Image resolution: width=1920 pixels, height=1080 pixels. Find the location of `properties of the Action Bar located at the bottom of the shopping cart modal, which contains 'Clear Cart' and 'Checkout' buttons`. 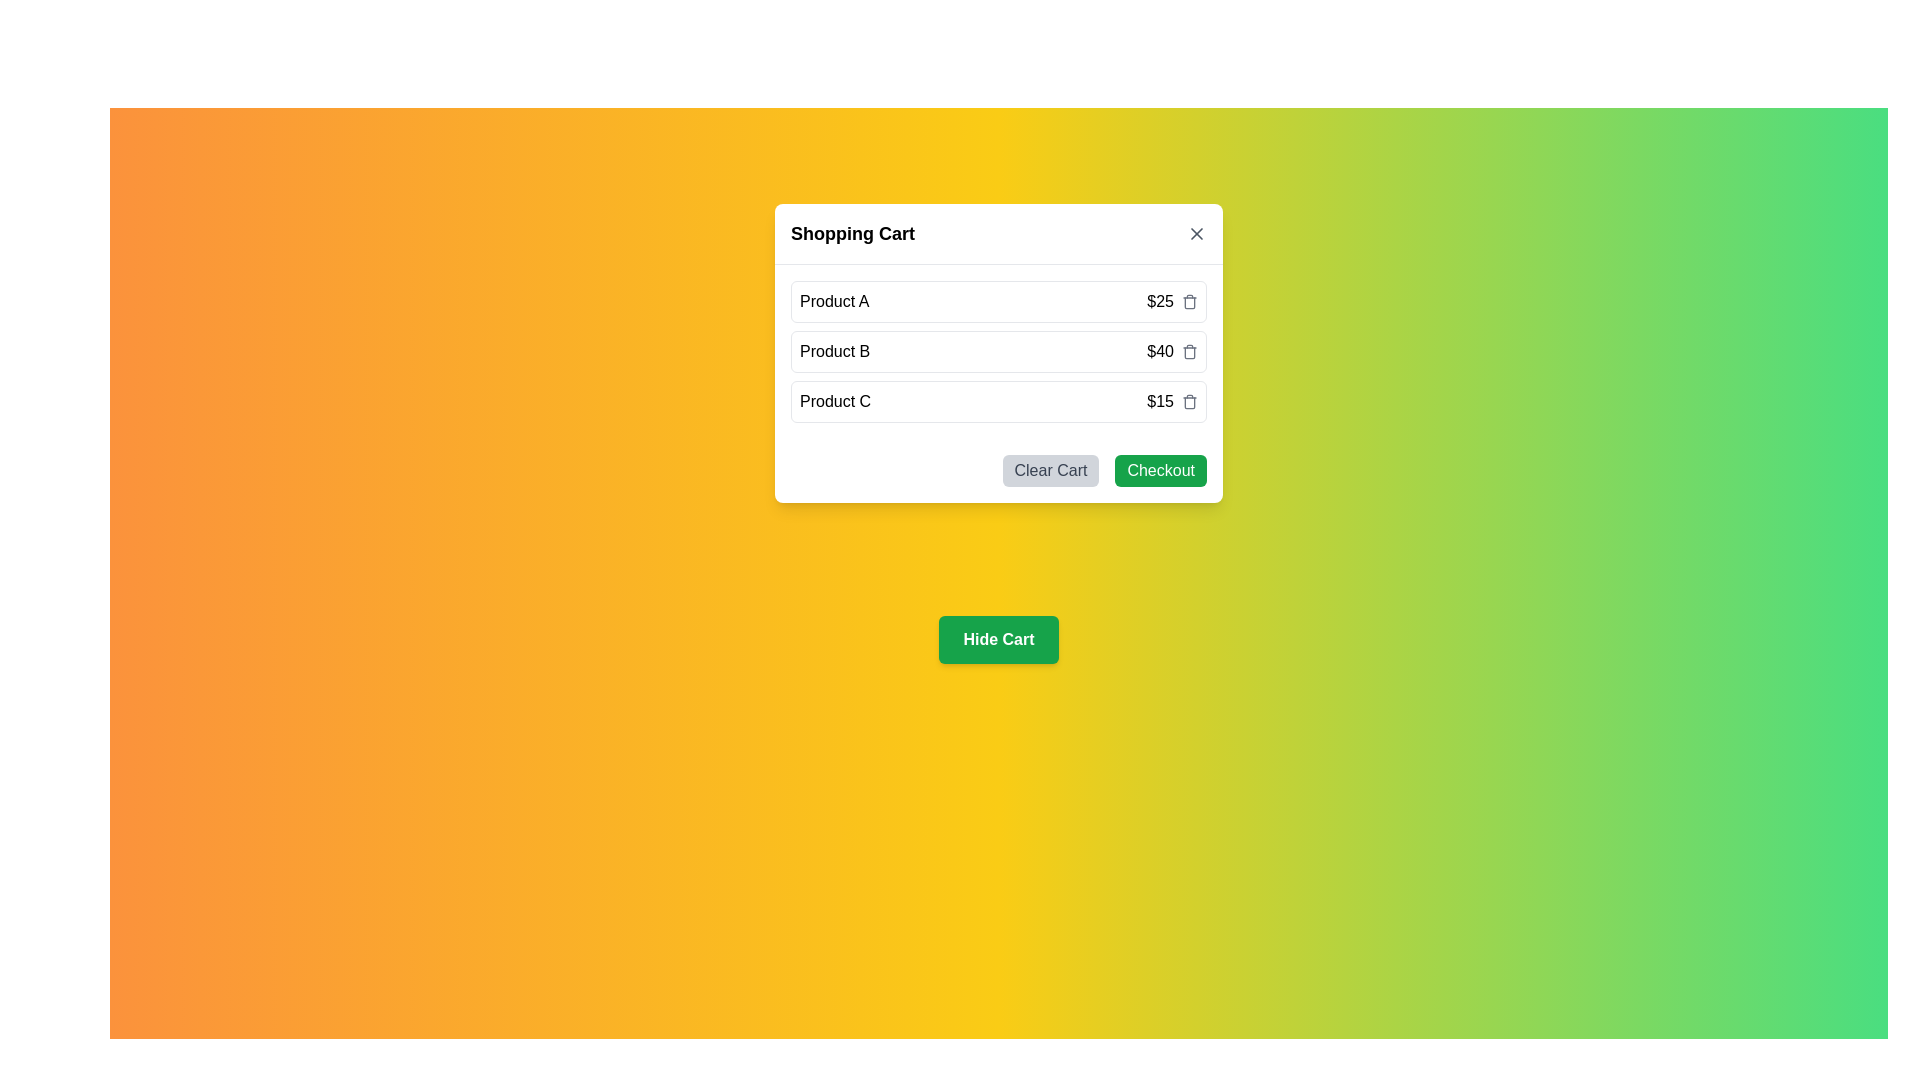

properties of the Action Bar located at the bottom of the shopping cart modal, which contains 'Clear Cart' and 'Checkout' buttons is located at coordinates (998, 470).